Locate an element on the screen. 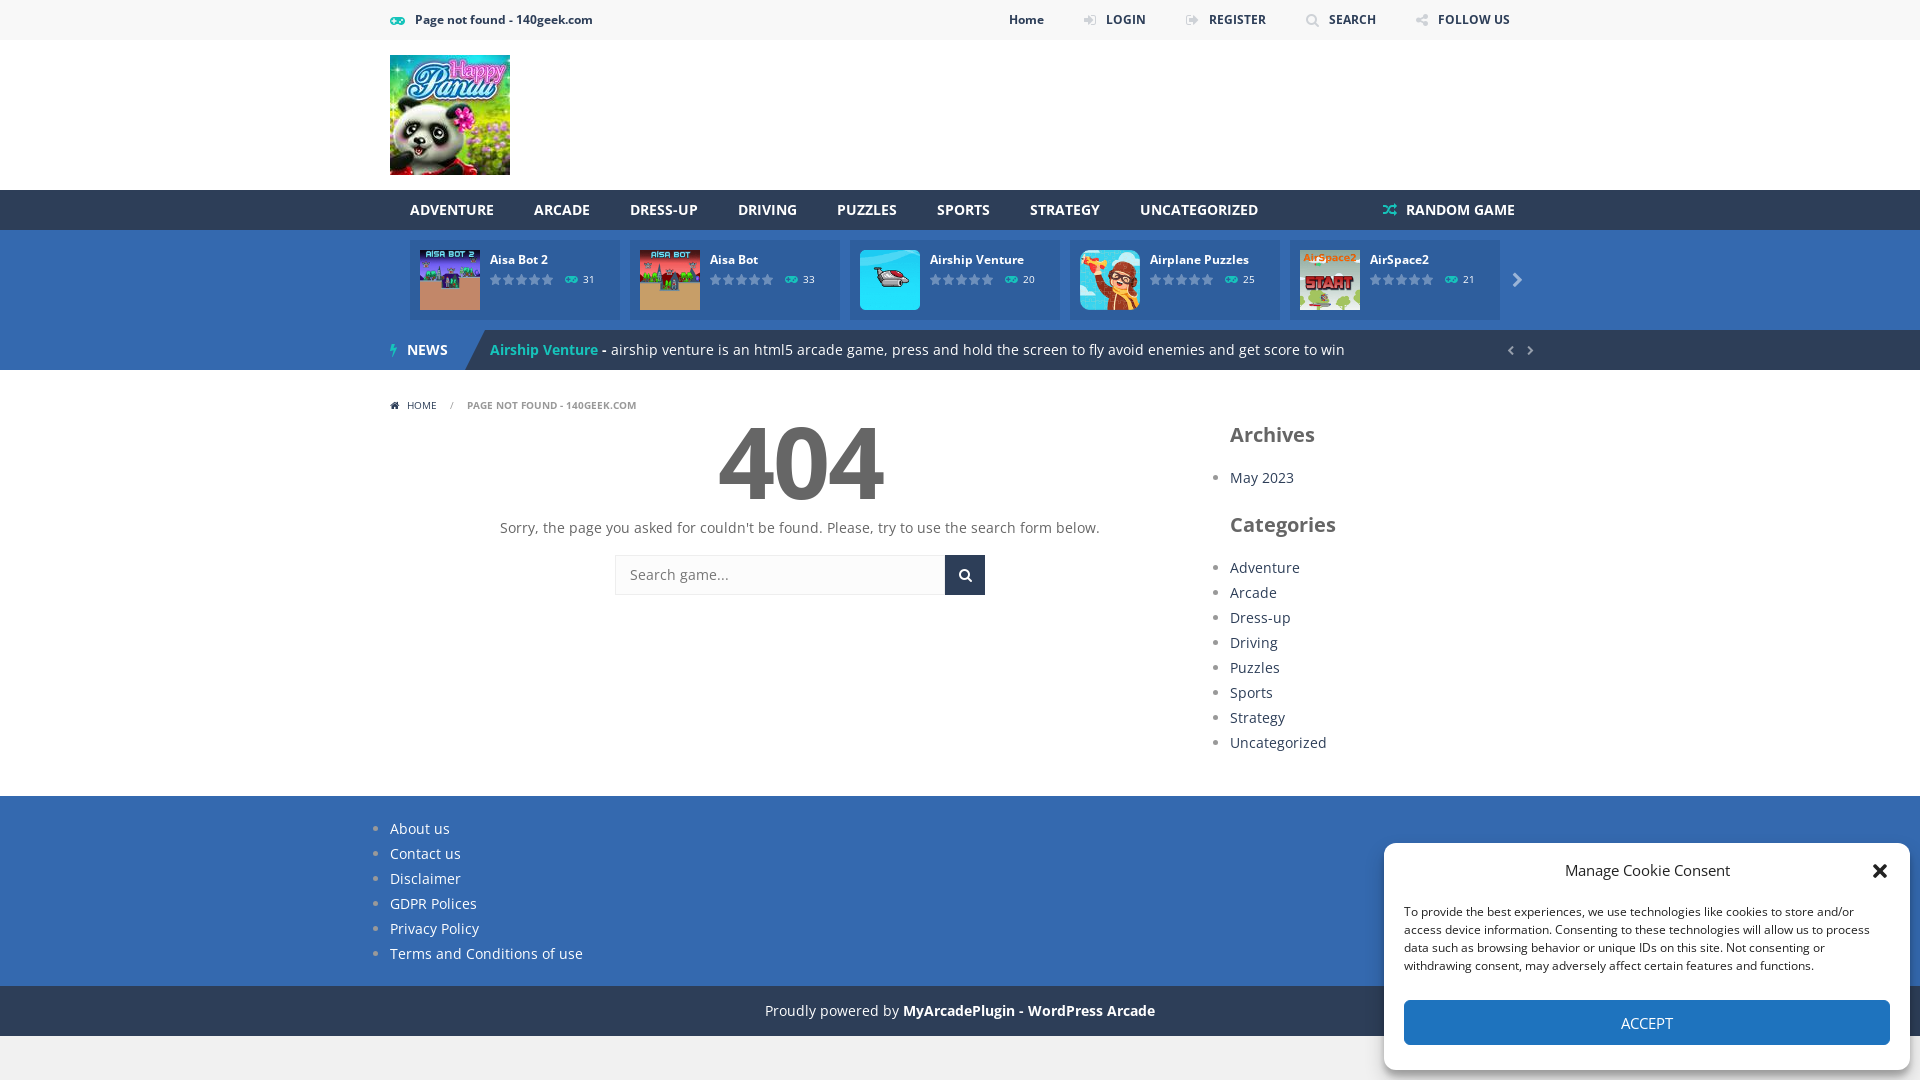 This screenshot has width=1920, height=1080. '0 votes, average: 0.00 out of 5' is located at coordinates (509, 279).